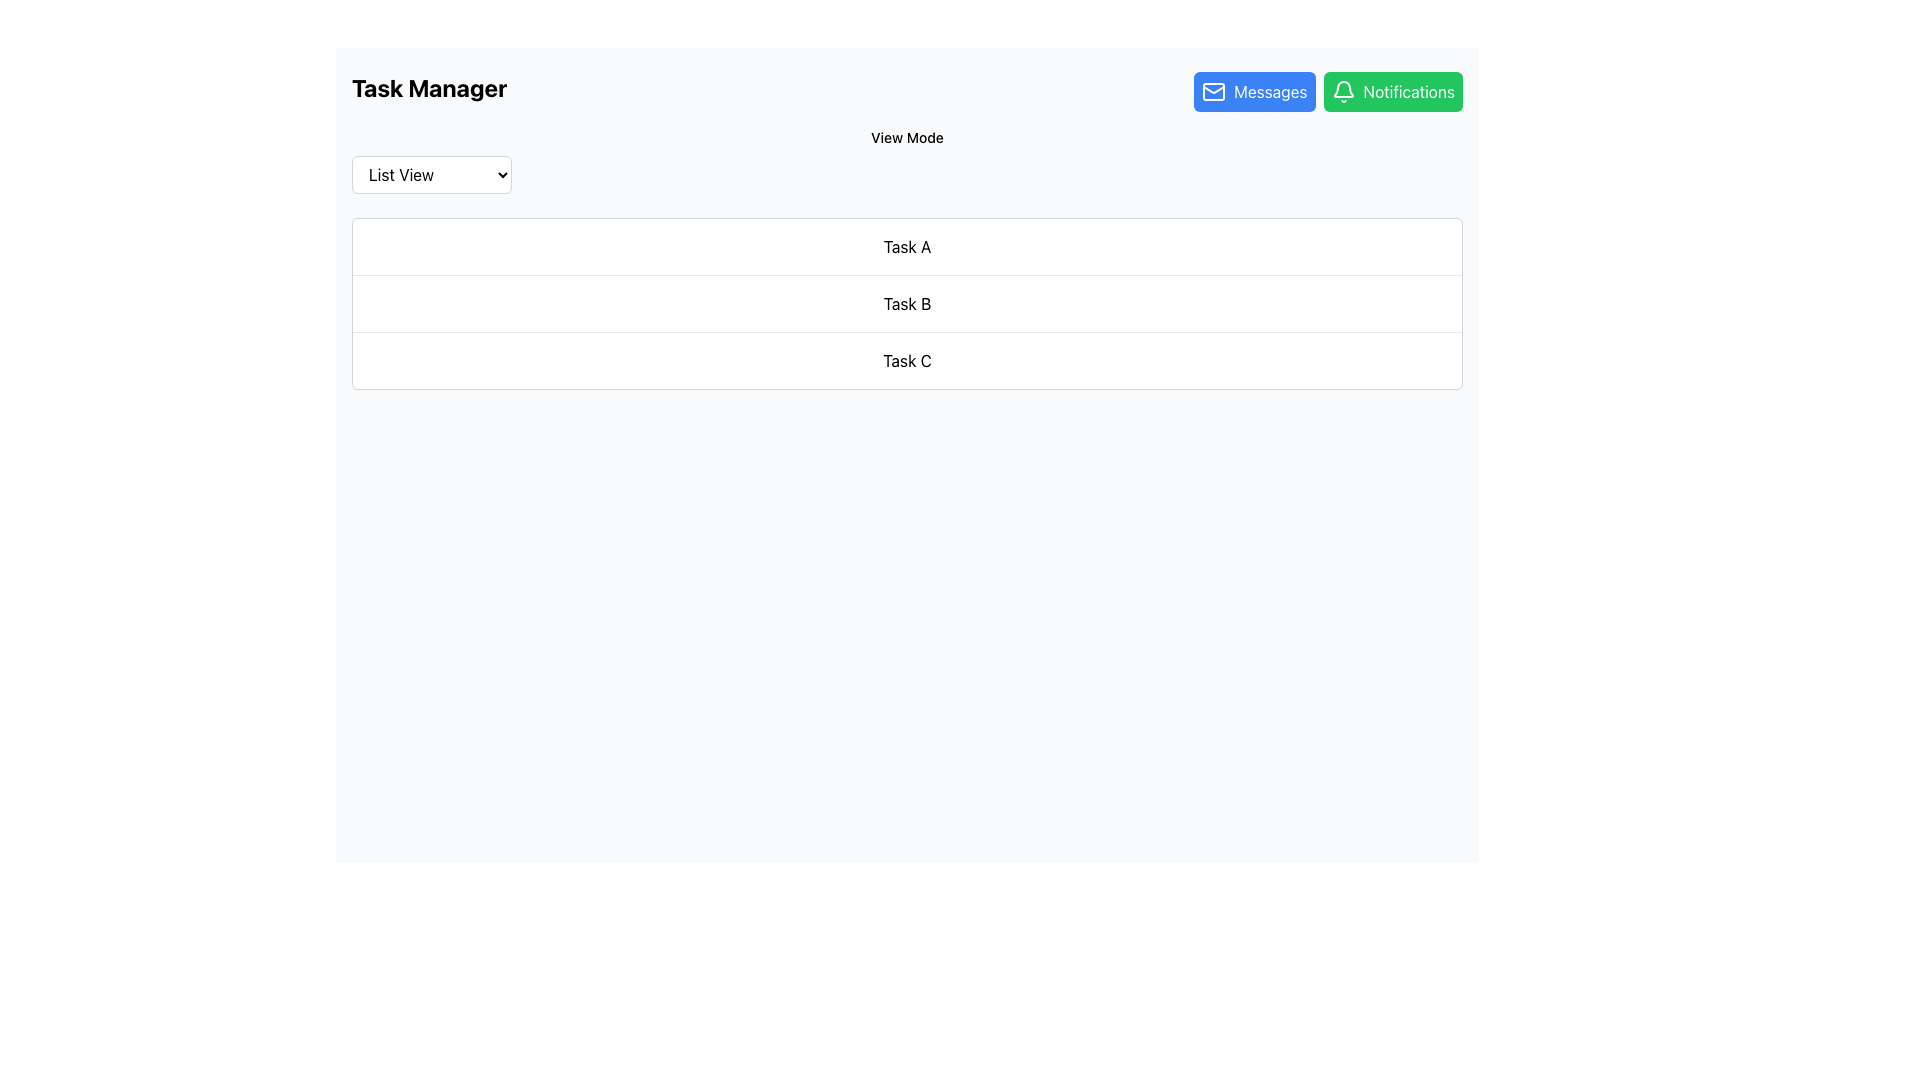 This screenshot has height=1080, width=1920. What do you see at coordinates (1391, 92) in the screenshot?
I see `the notifications button located at the top-right corner of the layout, adjacent to the 'Messages' button` at bounding box center [1391, 92].